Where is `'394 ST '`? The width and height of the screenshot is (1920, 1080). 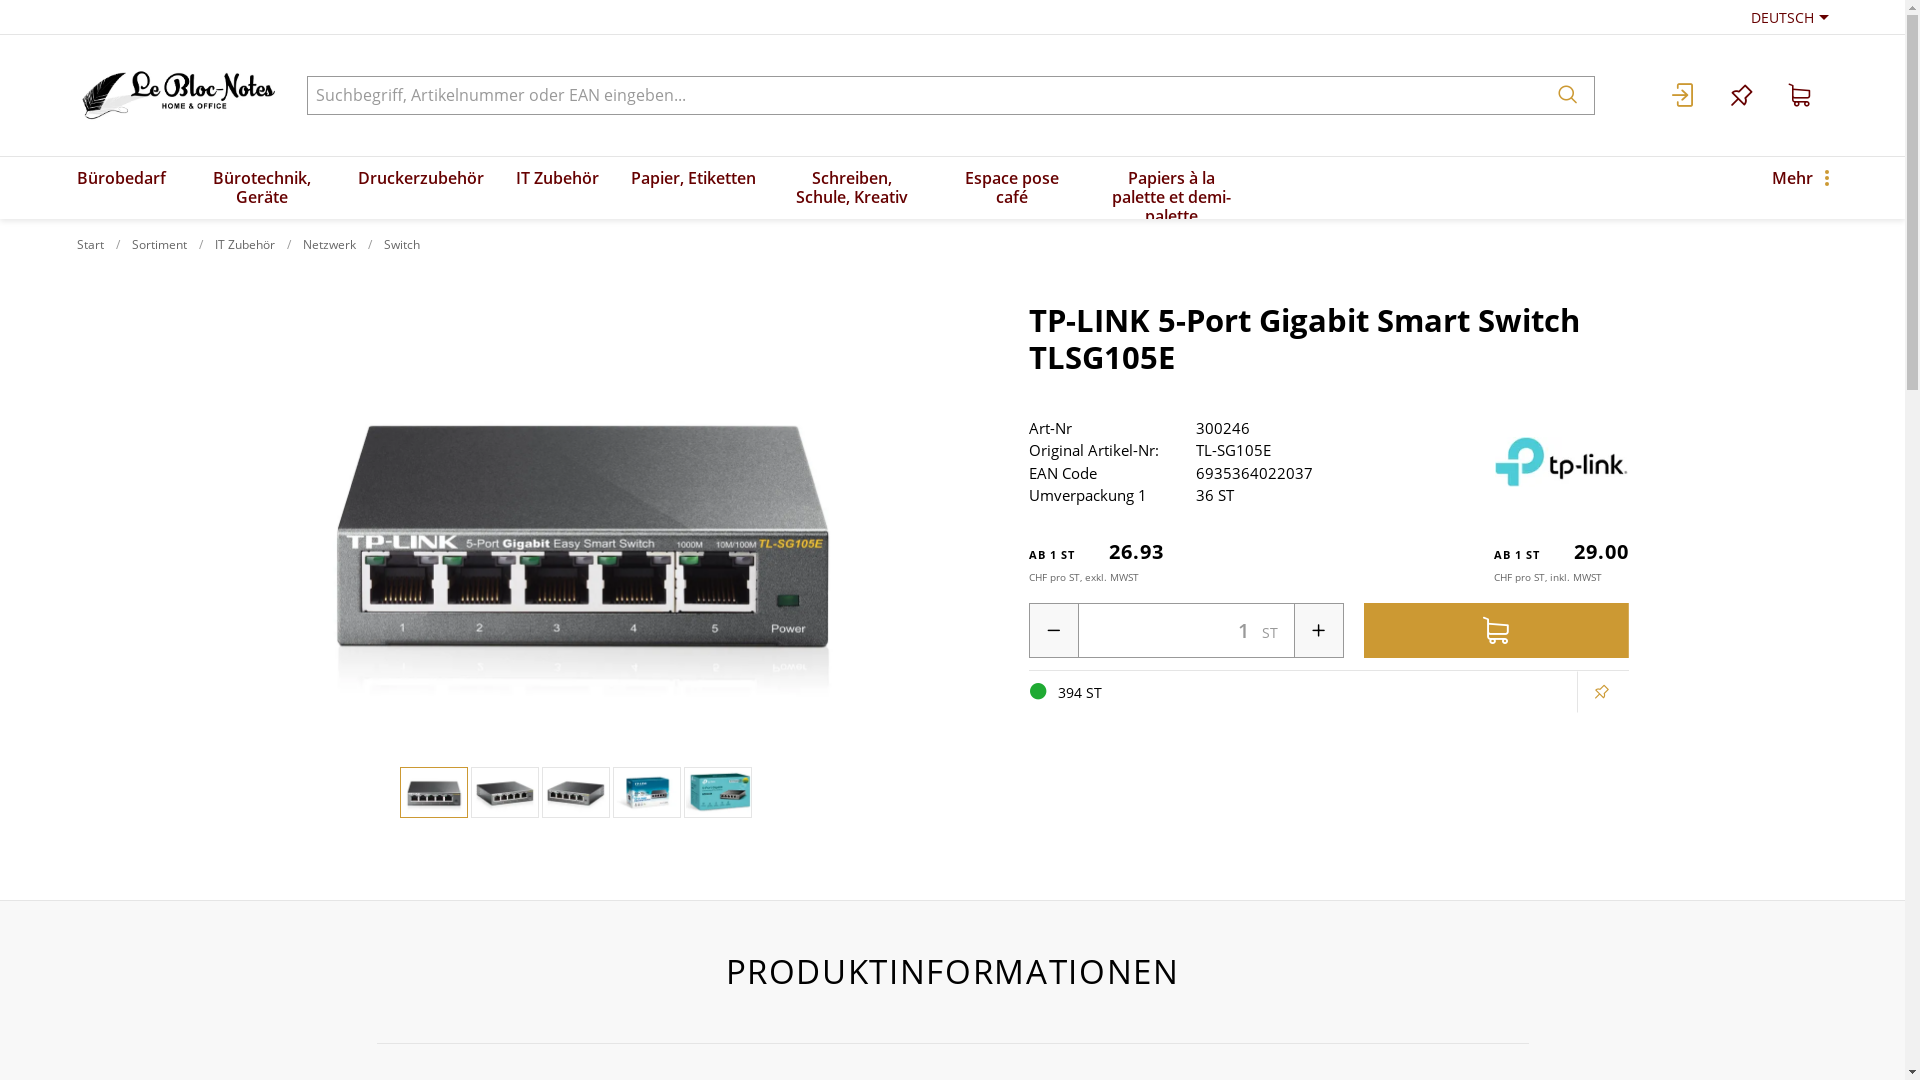 '394 ST ' is located at coordinates (1036, 690).